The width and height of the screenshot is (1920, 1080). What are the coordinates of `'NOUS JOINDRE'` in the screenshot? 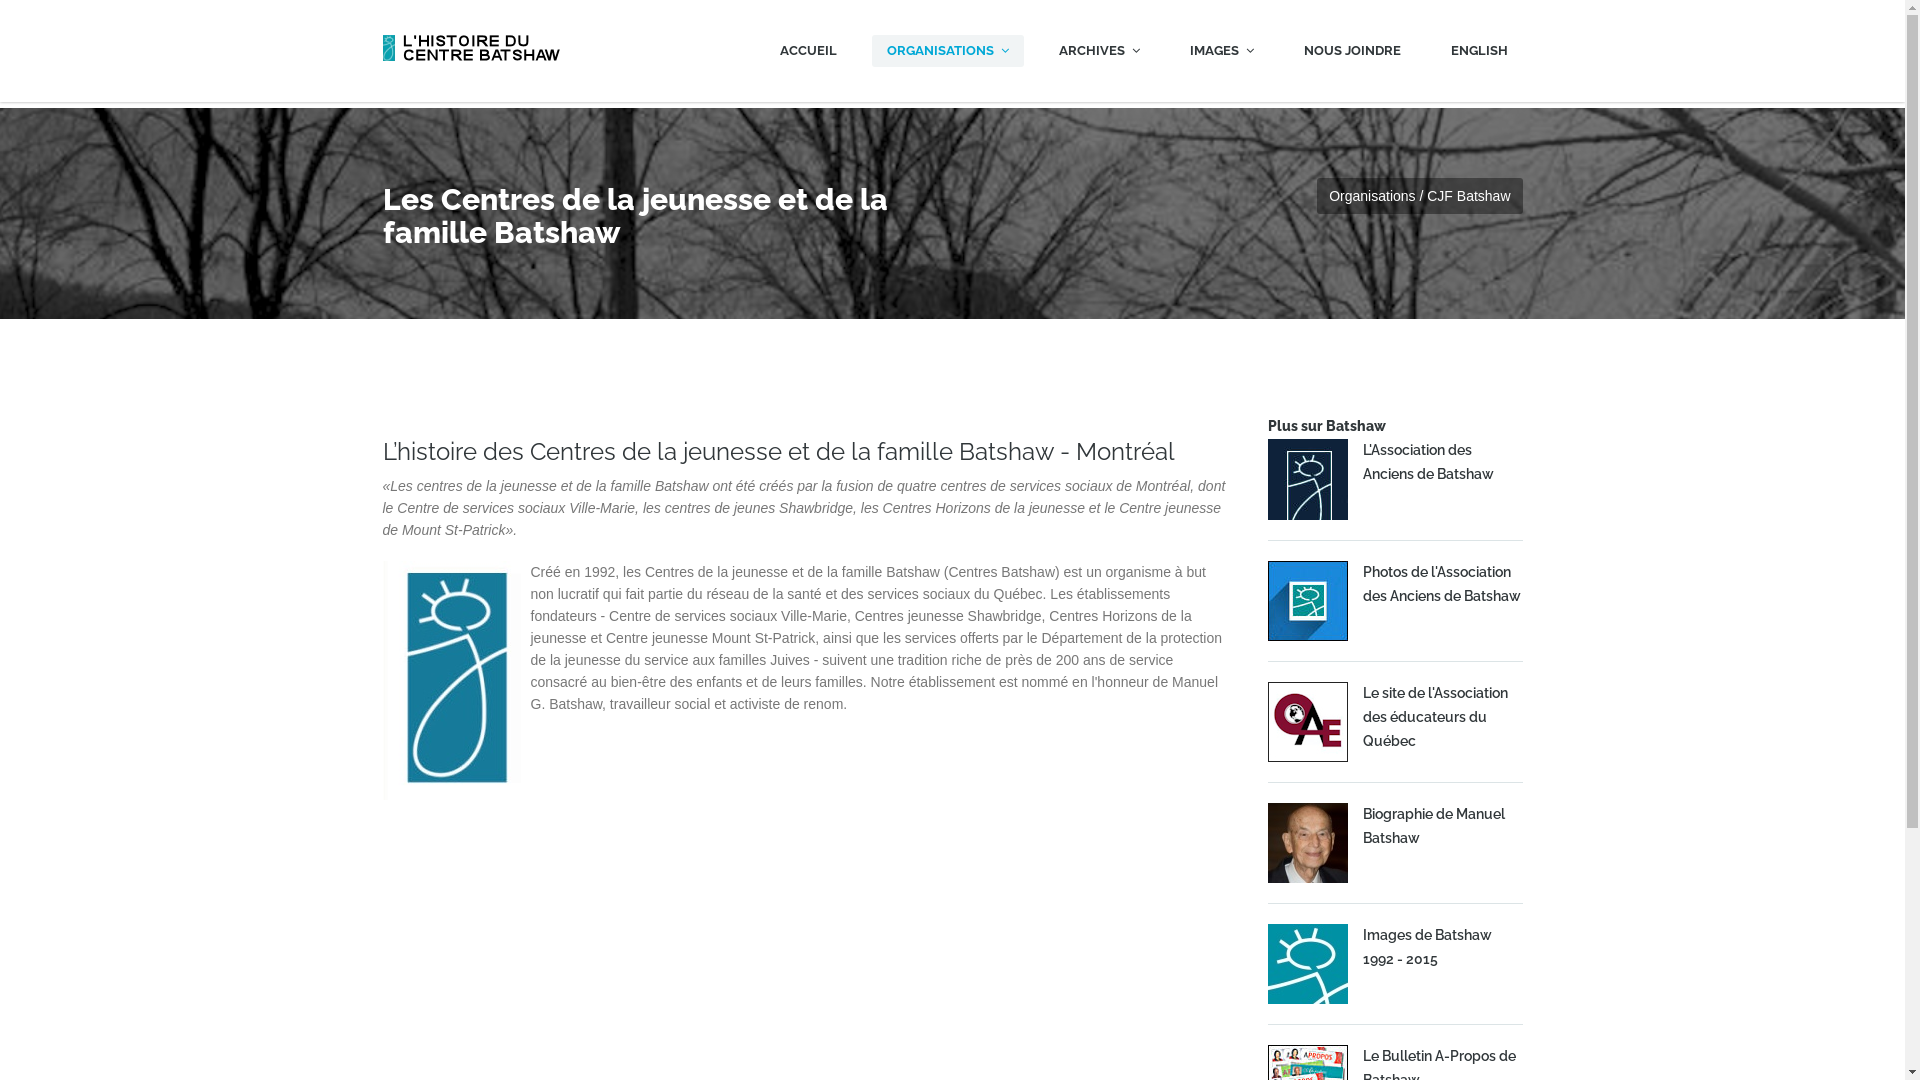 It's located at (1351, 49).